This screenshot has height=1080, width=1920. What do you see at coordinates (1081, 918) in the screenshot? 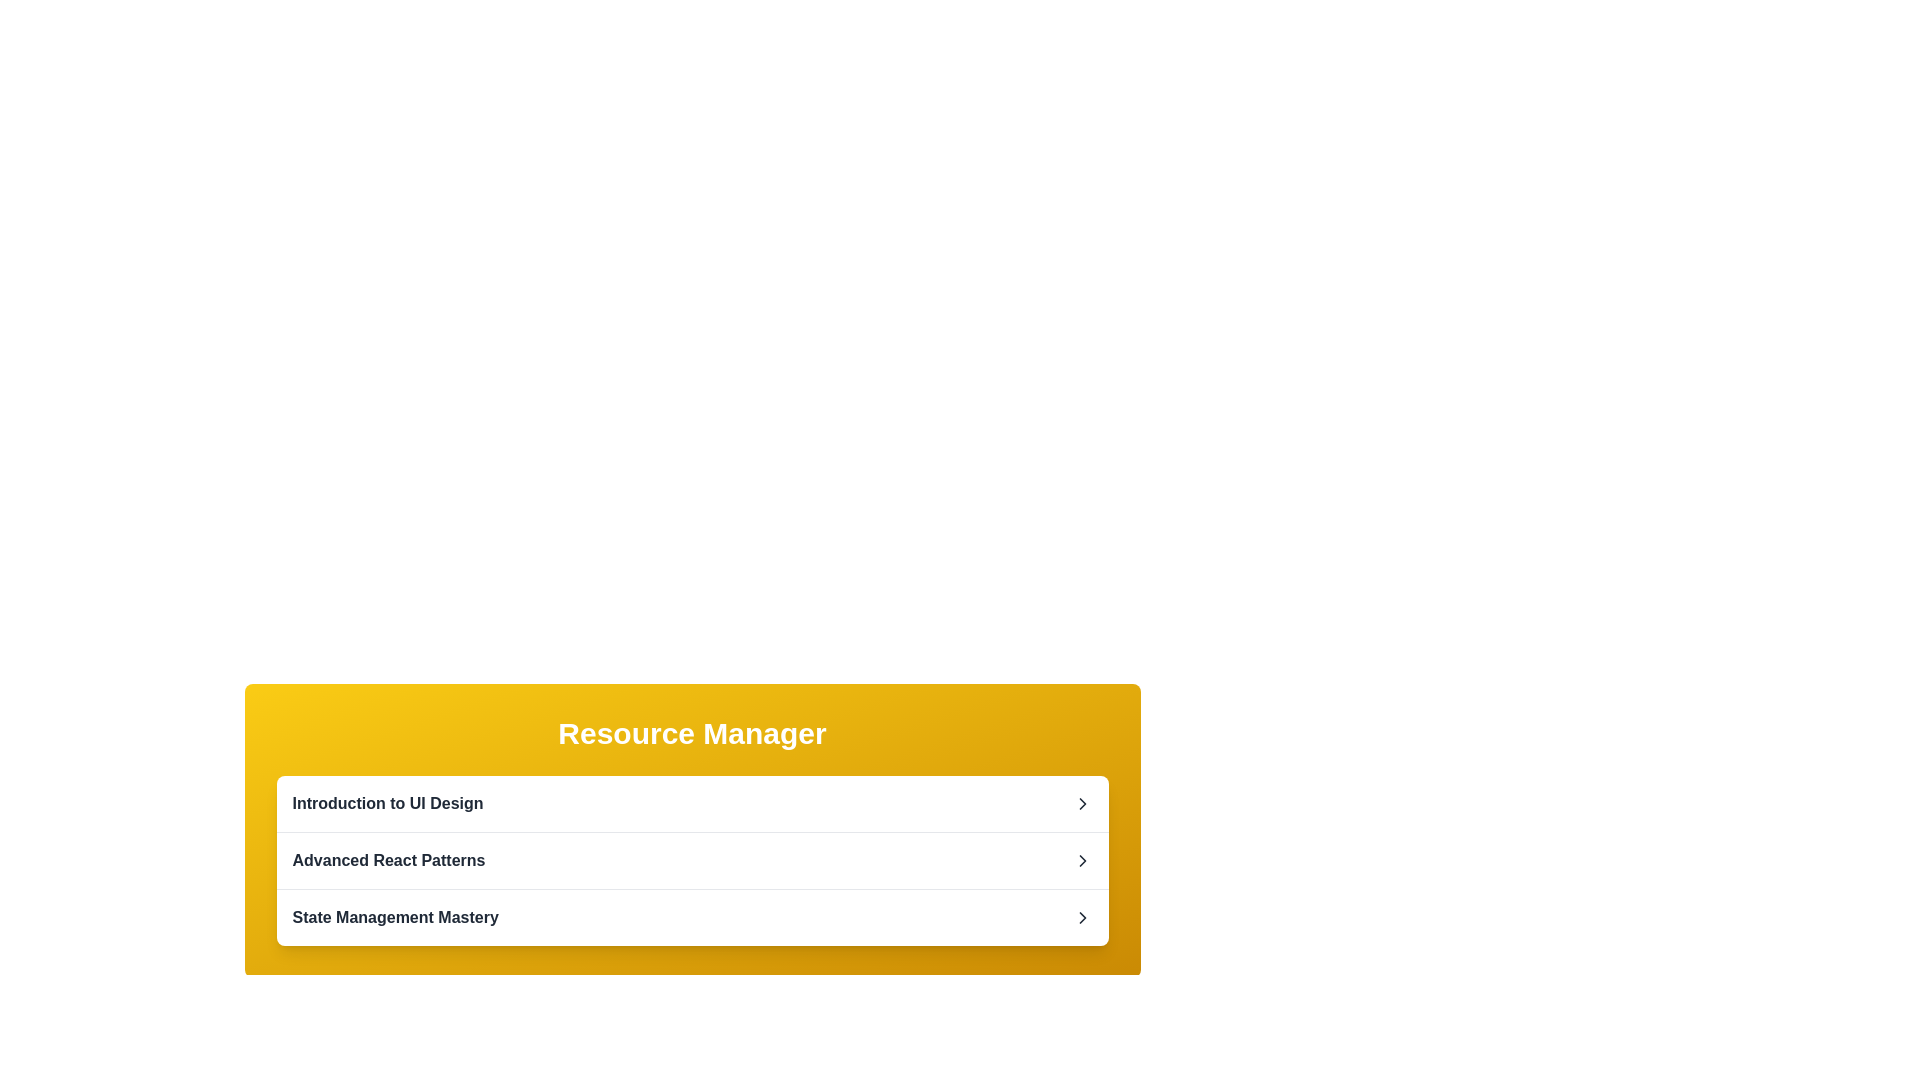
I see `the rightward arrow icon, which is the rightmost icon within the third item of a vertical list aligned with the 'State Management Mastery' text` at bounding box center [1081, 918].